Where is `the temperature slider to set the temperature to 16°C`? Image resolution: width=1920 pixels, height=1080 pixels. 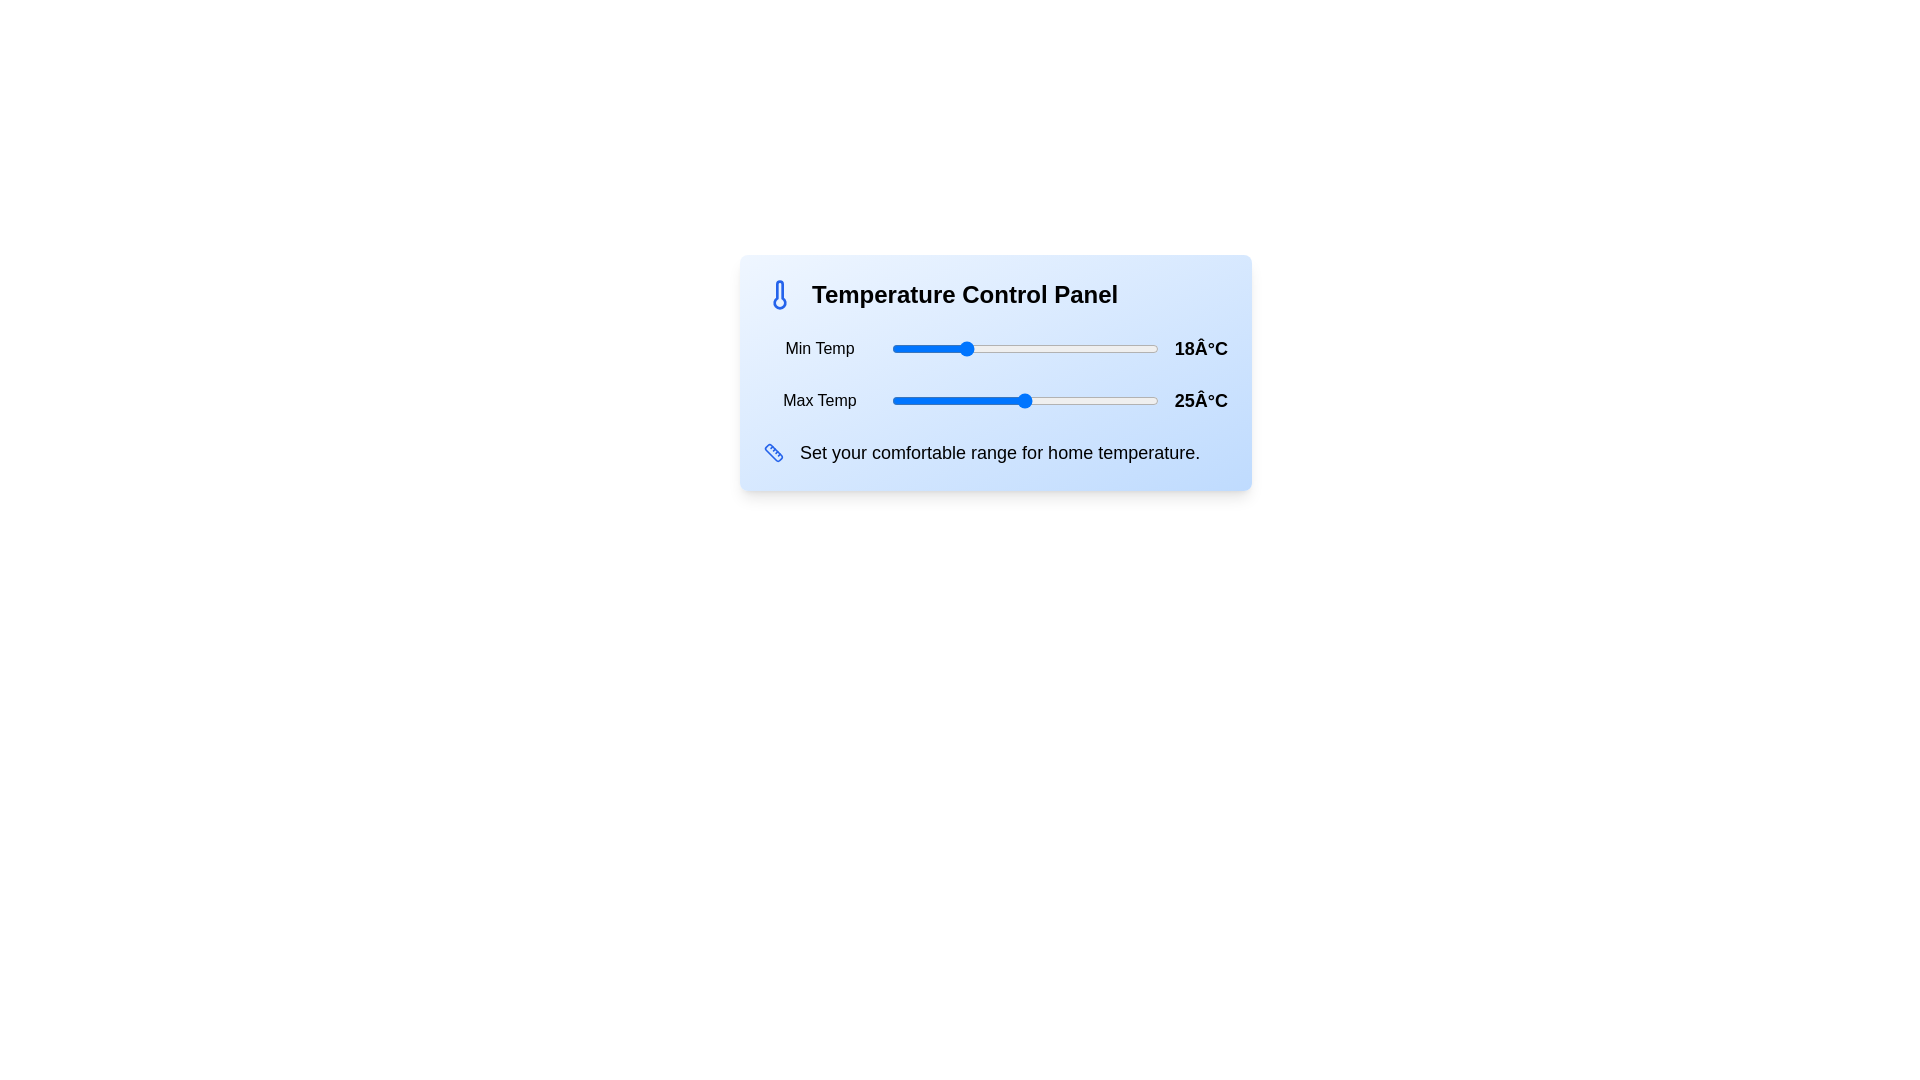
the temperature slider to set the temperature to 16°C is located at coordinates (944, 347).